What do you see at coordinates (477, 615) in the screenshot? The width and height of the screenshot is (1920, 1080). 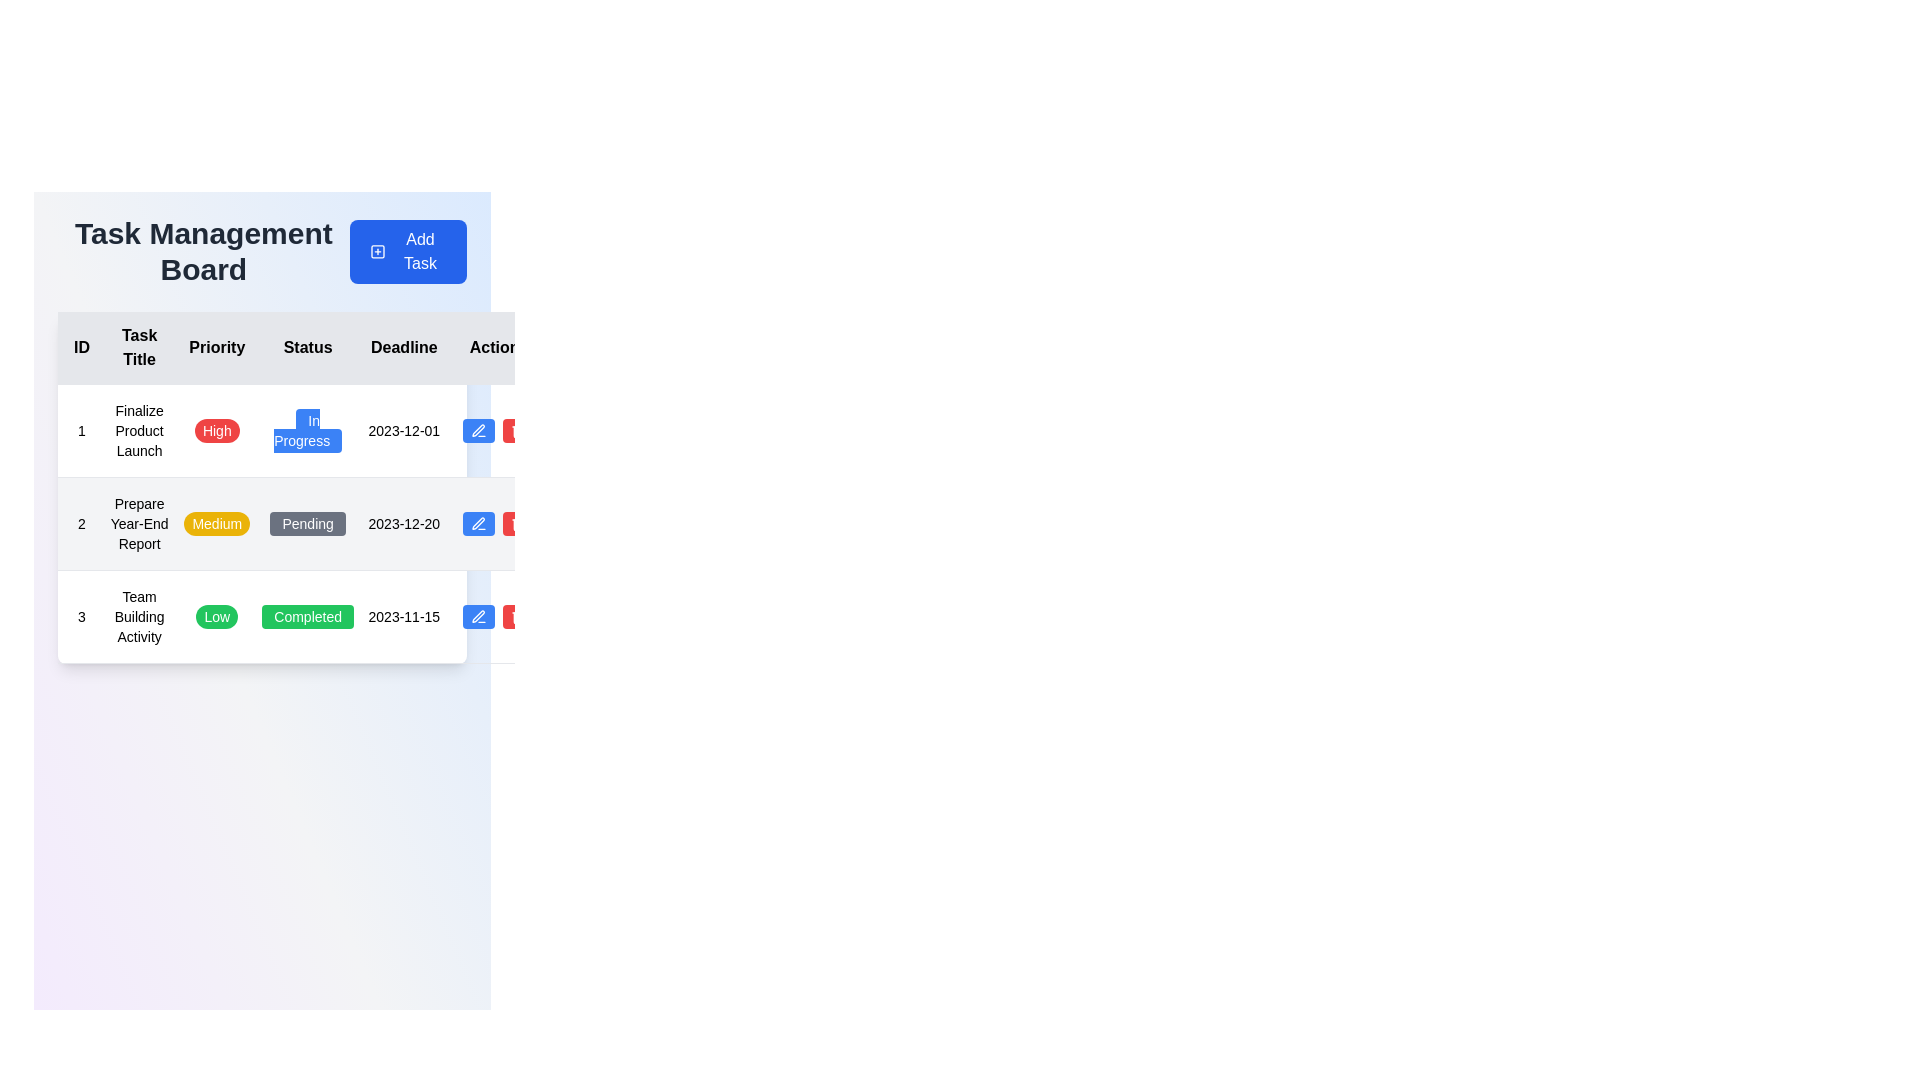 I see `the pen icon in the Action column next to the task 'Prepare Year-End Report'` at bounding box center [477, 615].